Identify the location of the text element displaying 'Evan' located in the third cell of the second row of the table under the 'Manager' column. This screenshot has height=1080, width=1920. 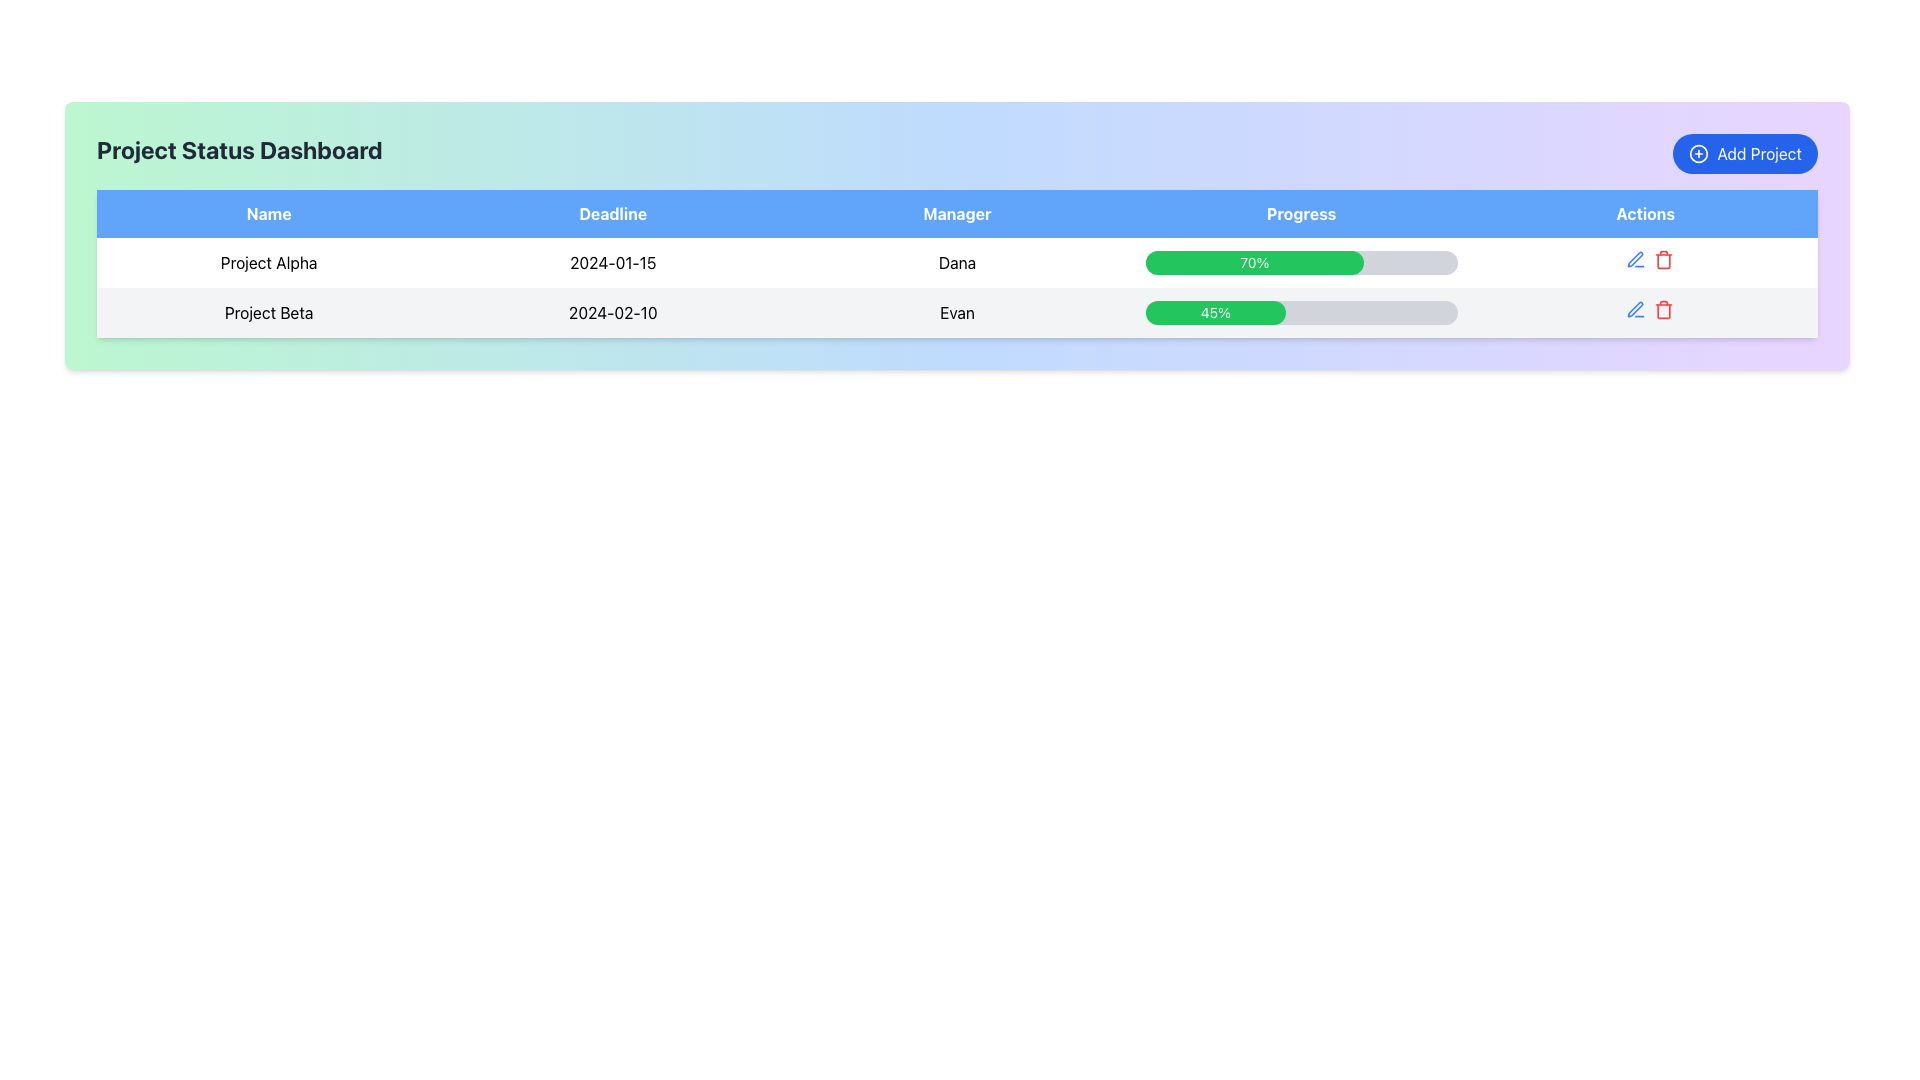
(956, 312).